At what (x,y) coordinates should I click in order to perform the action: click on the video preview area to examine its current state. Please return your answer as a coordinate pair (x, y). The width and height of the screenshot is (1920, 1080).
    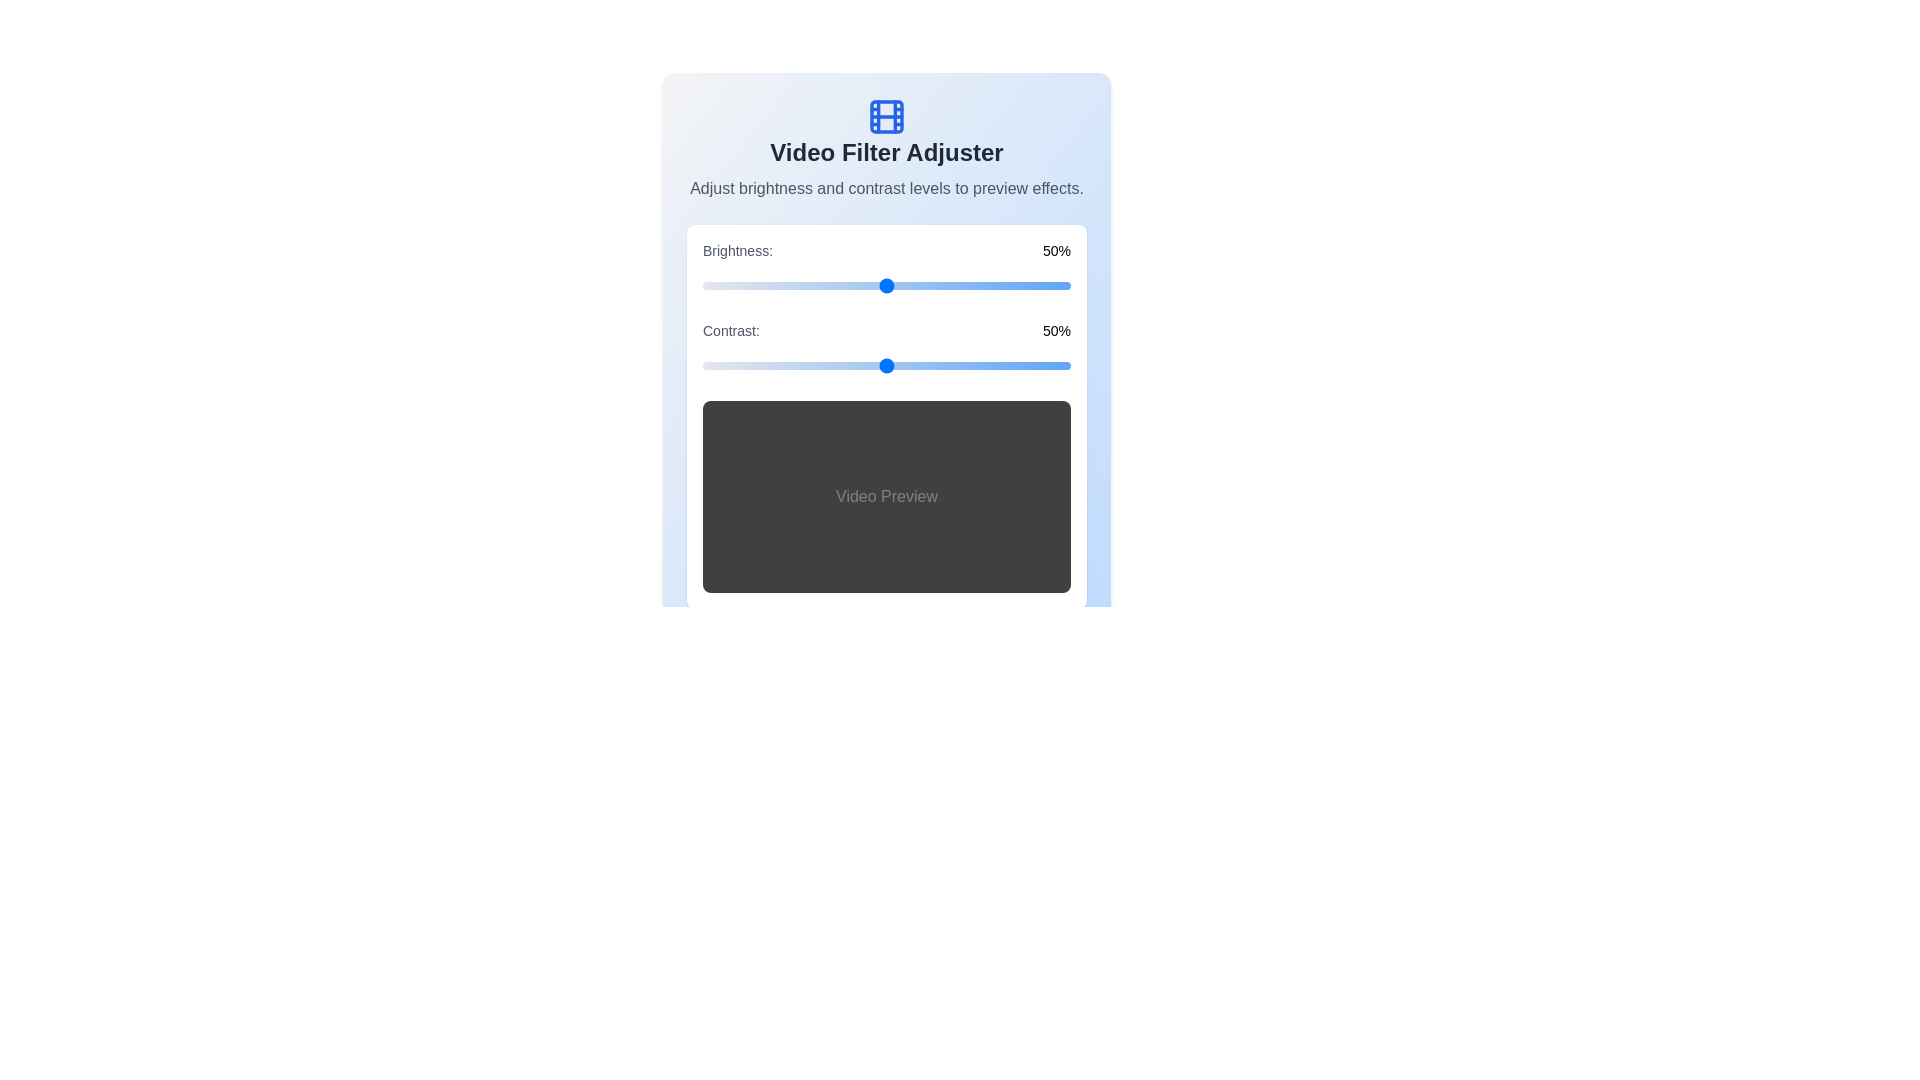
    Looking at the image, I should click on (886, 496).